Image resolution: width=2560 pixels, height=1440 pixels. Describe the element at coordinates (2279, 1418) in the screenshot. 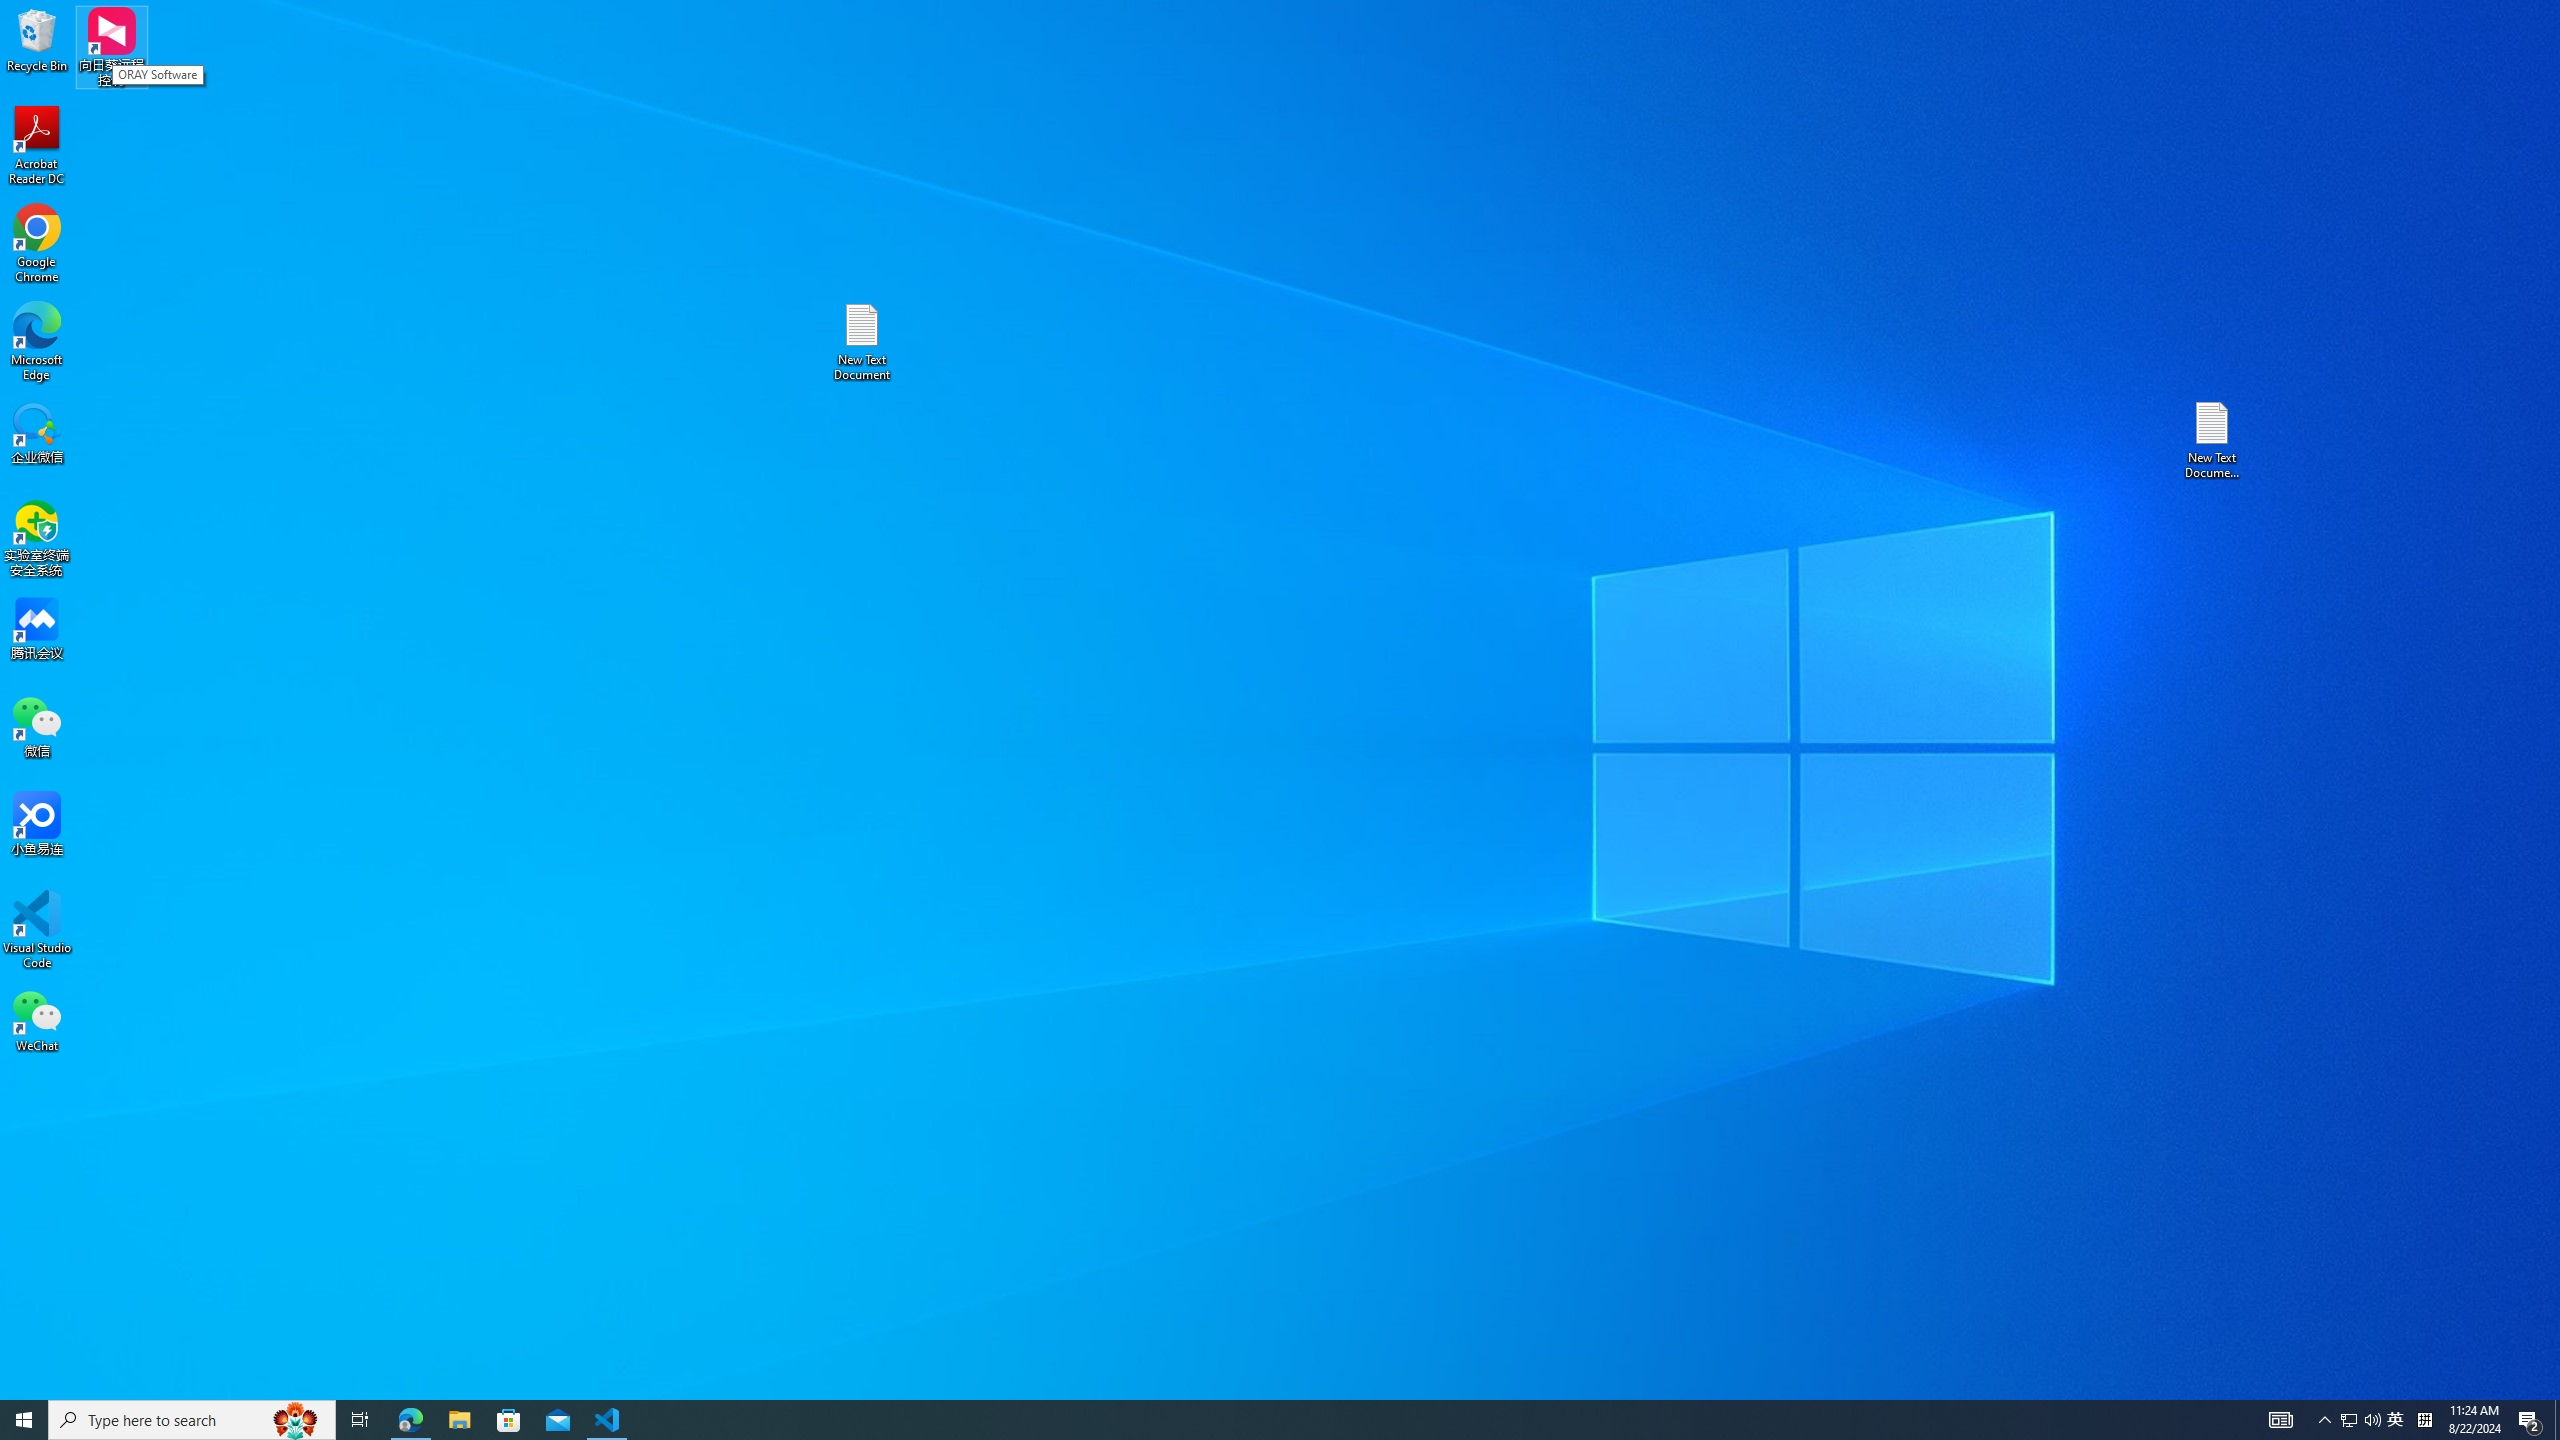

I see `'AutomationID: 4105'` at that location.